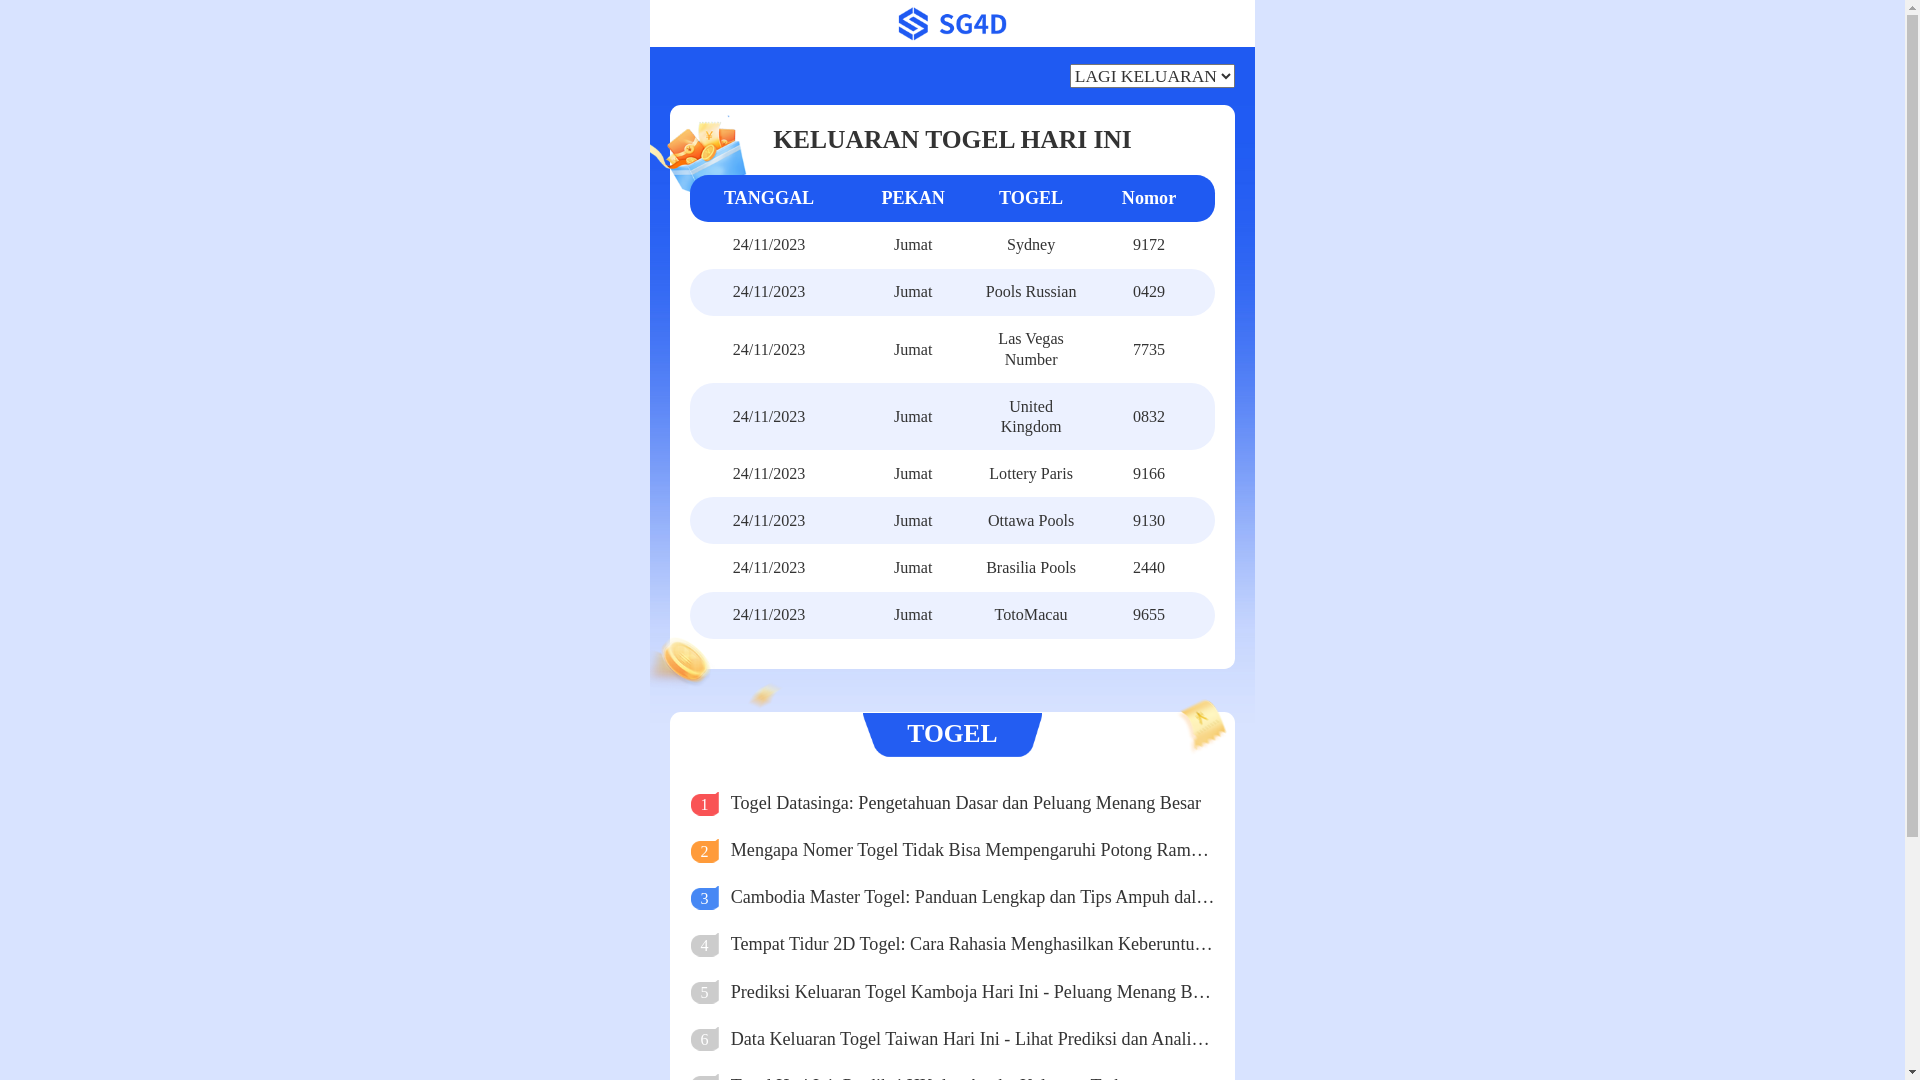  Describe the element at coordinates (973, 802) in the screenshot. I see `'Togel Datasinga: Pengetahuan Dasar dan Peluang Menang Besar'` at that location.